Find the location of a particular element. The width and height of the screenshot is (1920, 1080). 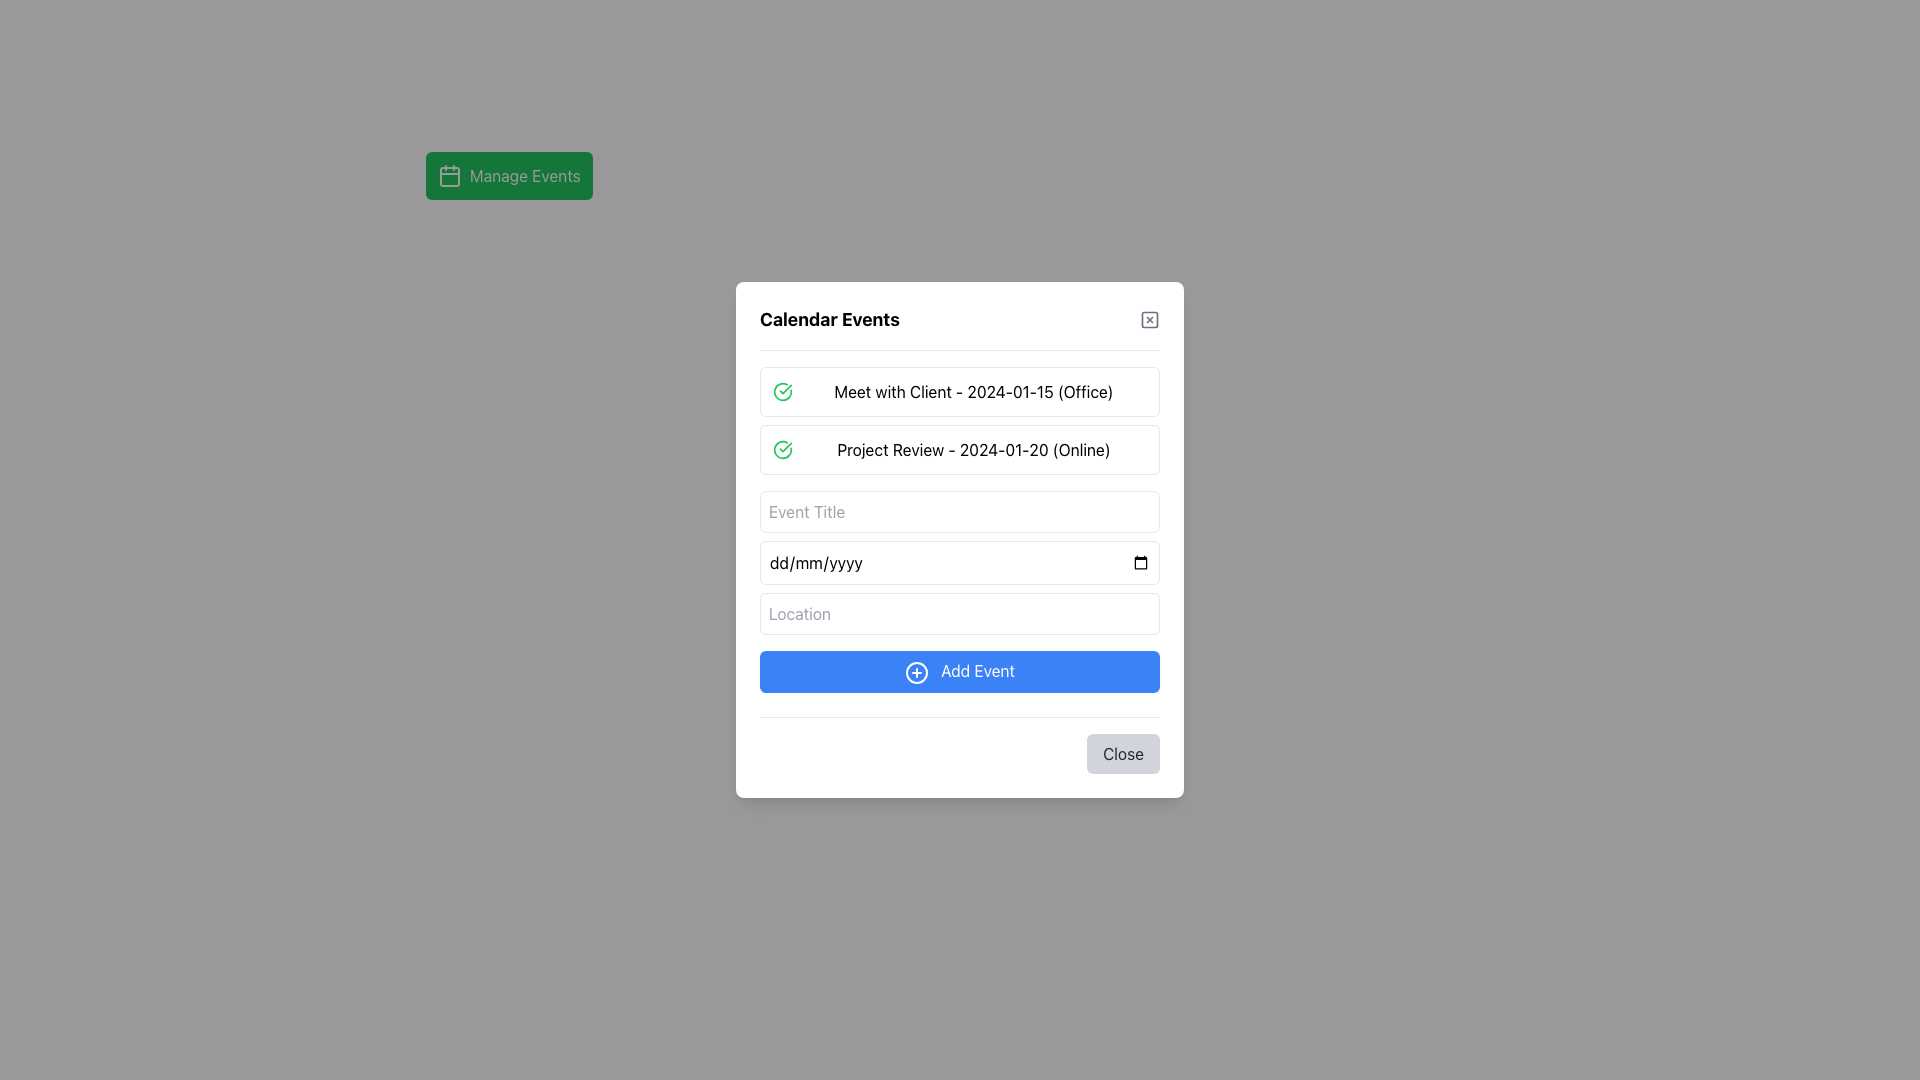

the text label displaying the details of the first calendar event in the 'Calendar Events' card is located at coordinates (974, 392).